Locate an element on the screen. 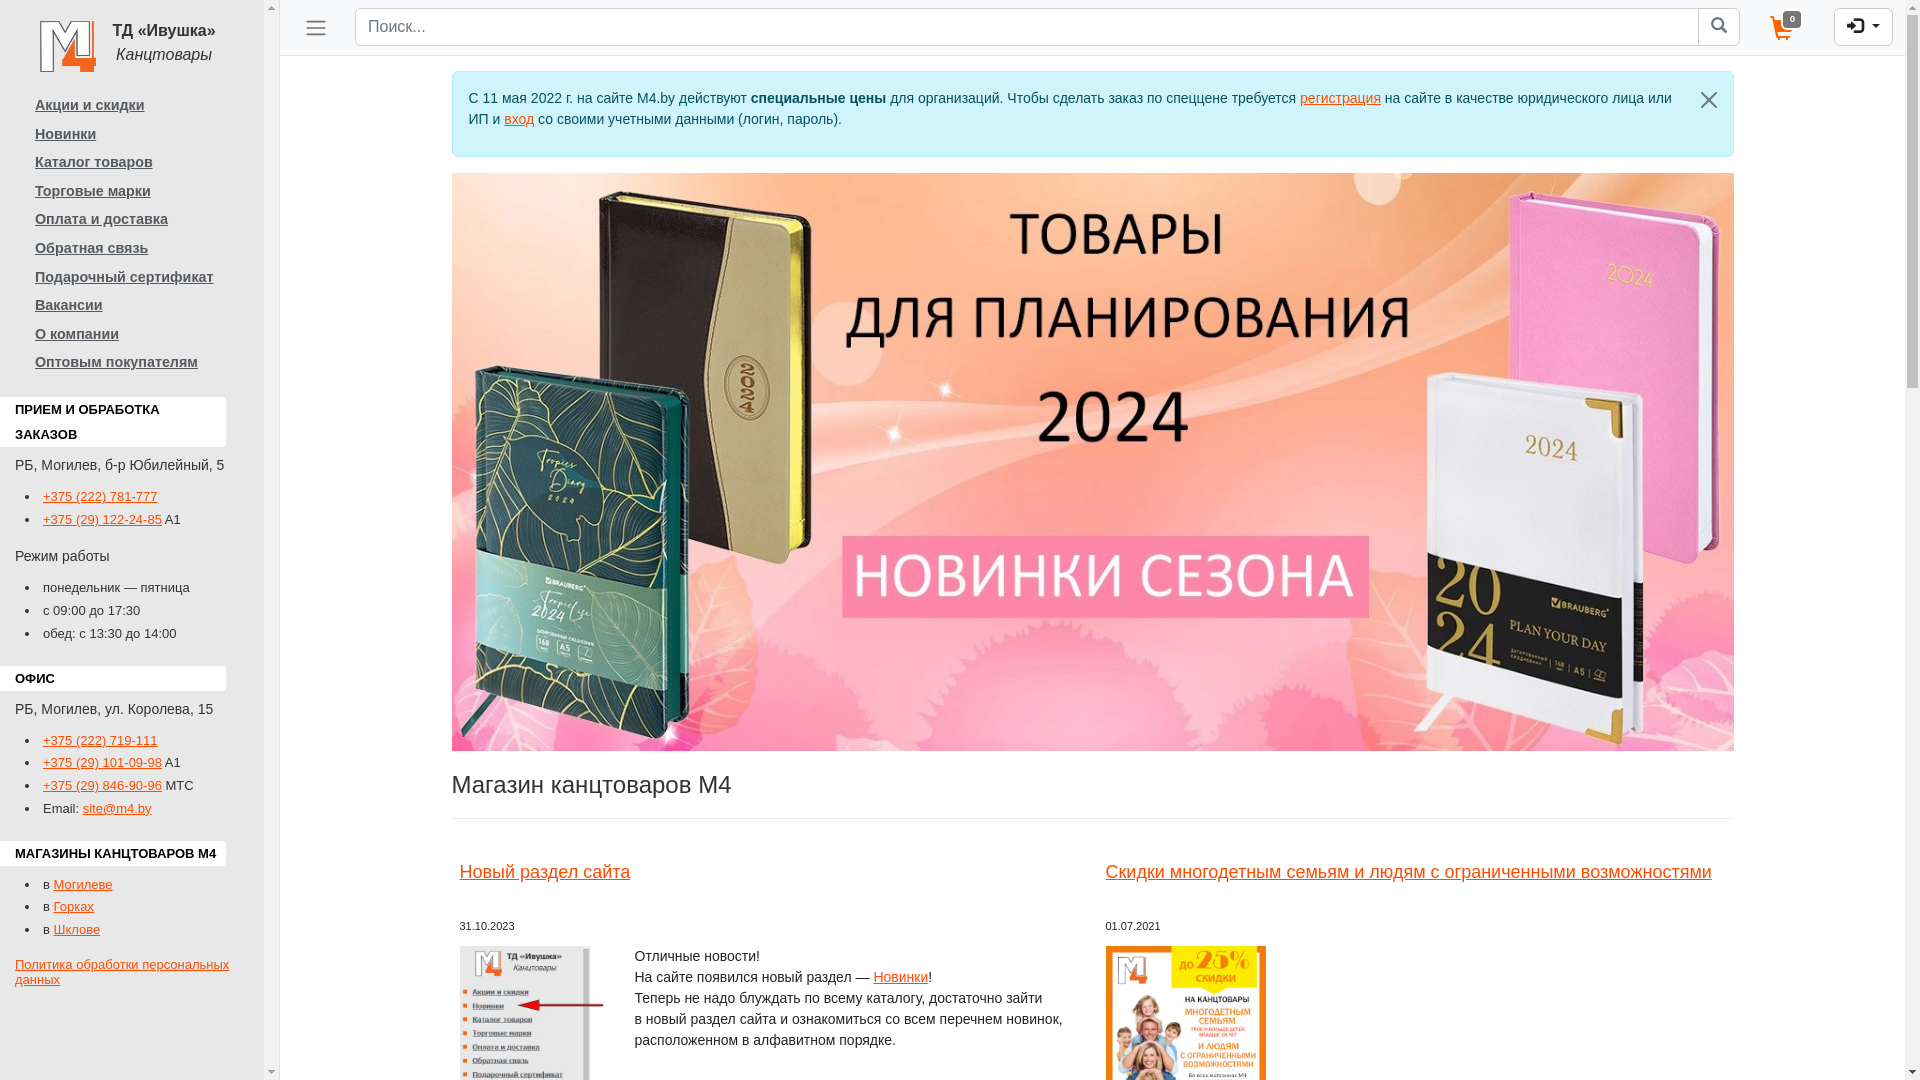 This screenshot has width=1920, height=1080. '+375 (222) 781-777' is located at coordinates (43, 495).